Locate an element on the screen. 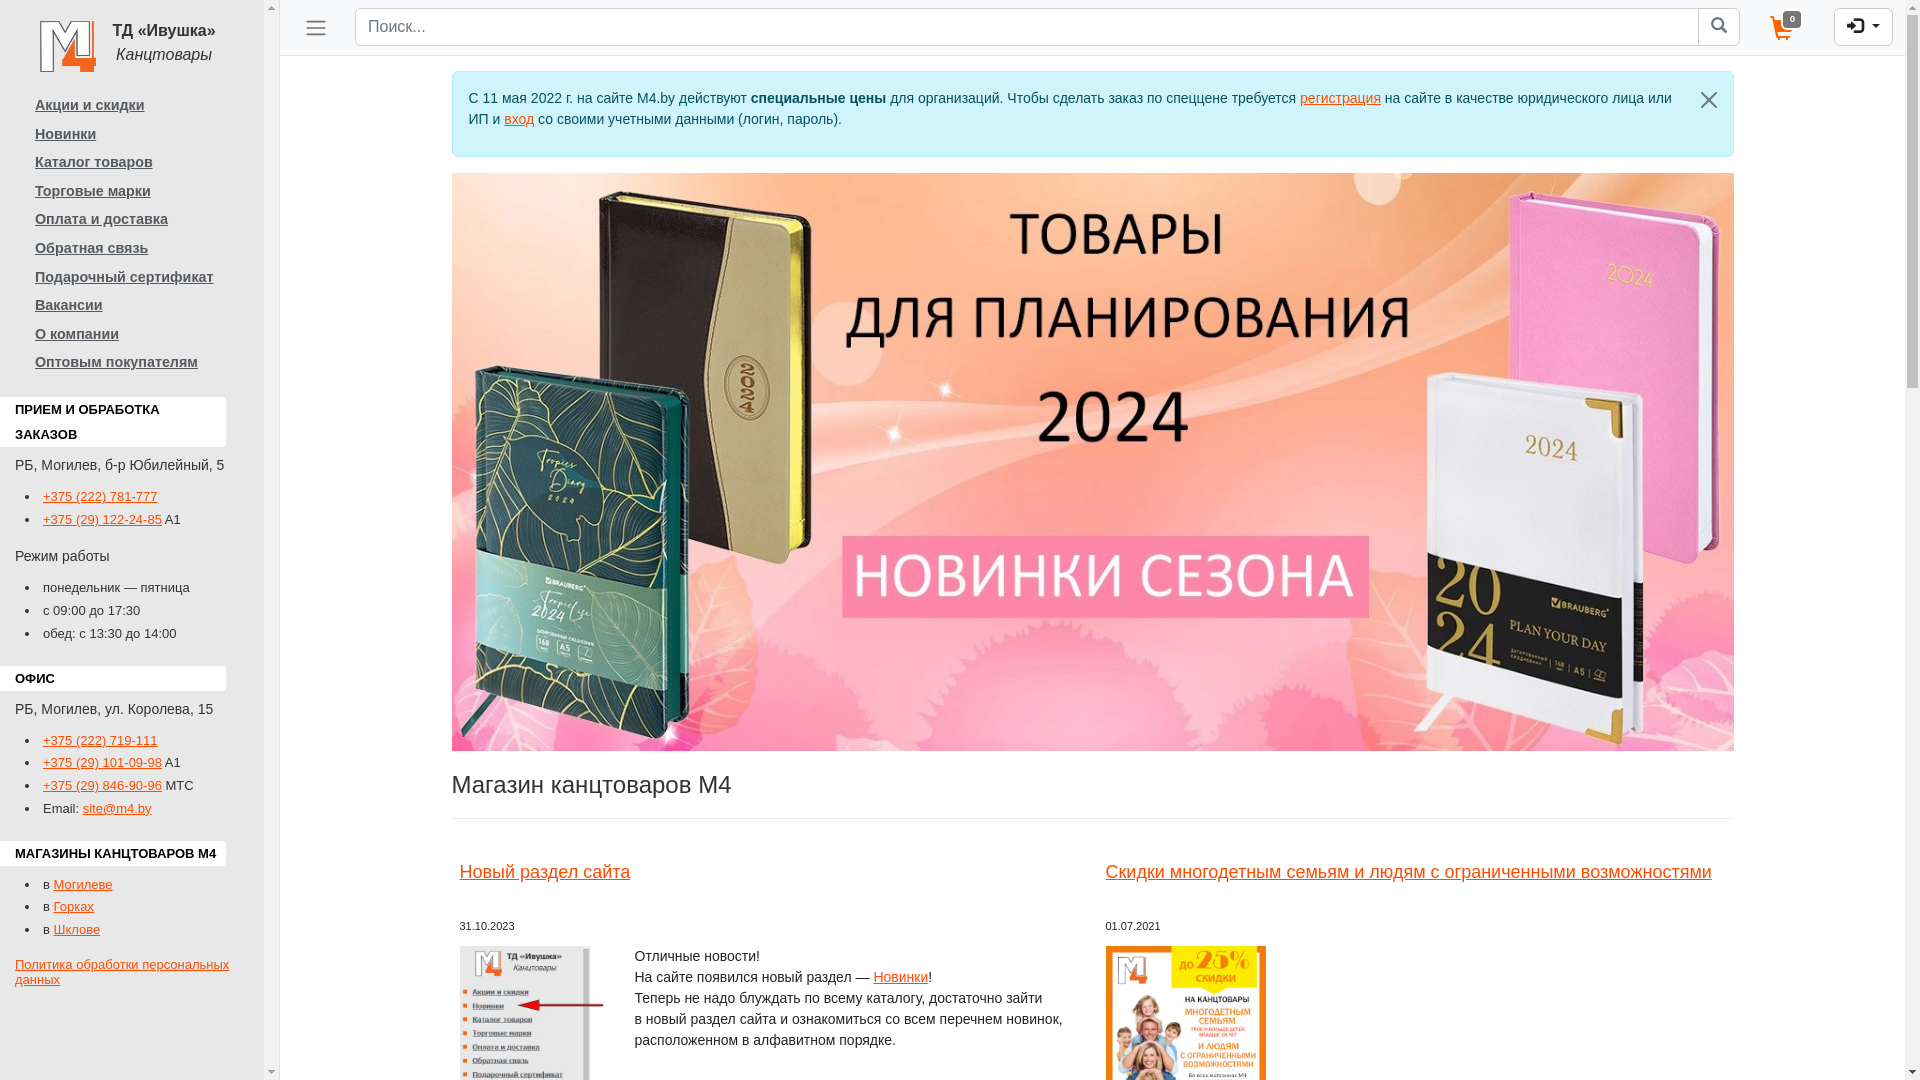 This screenshot has width=1920, height=1080. '+375 (222) 781-777' is located at coordinates (43, 495).